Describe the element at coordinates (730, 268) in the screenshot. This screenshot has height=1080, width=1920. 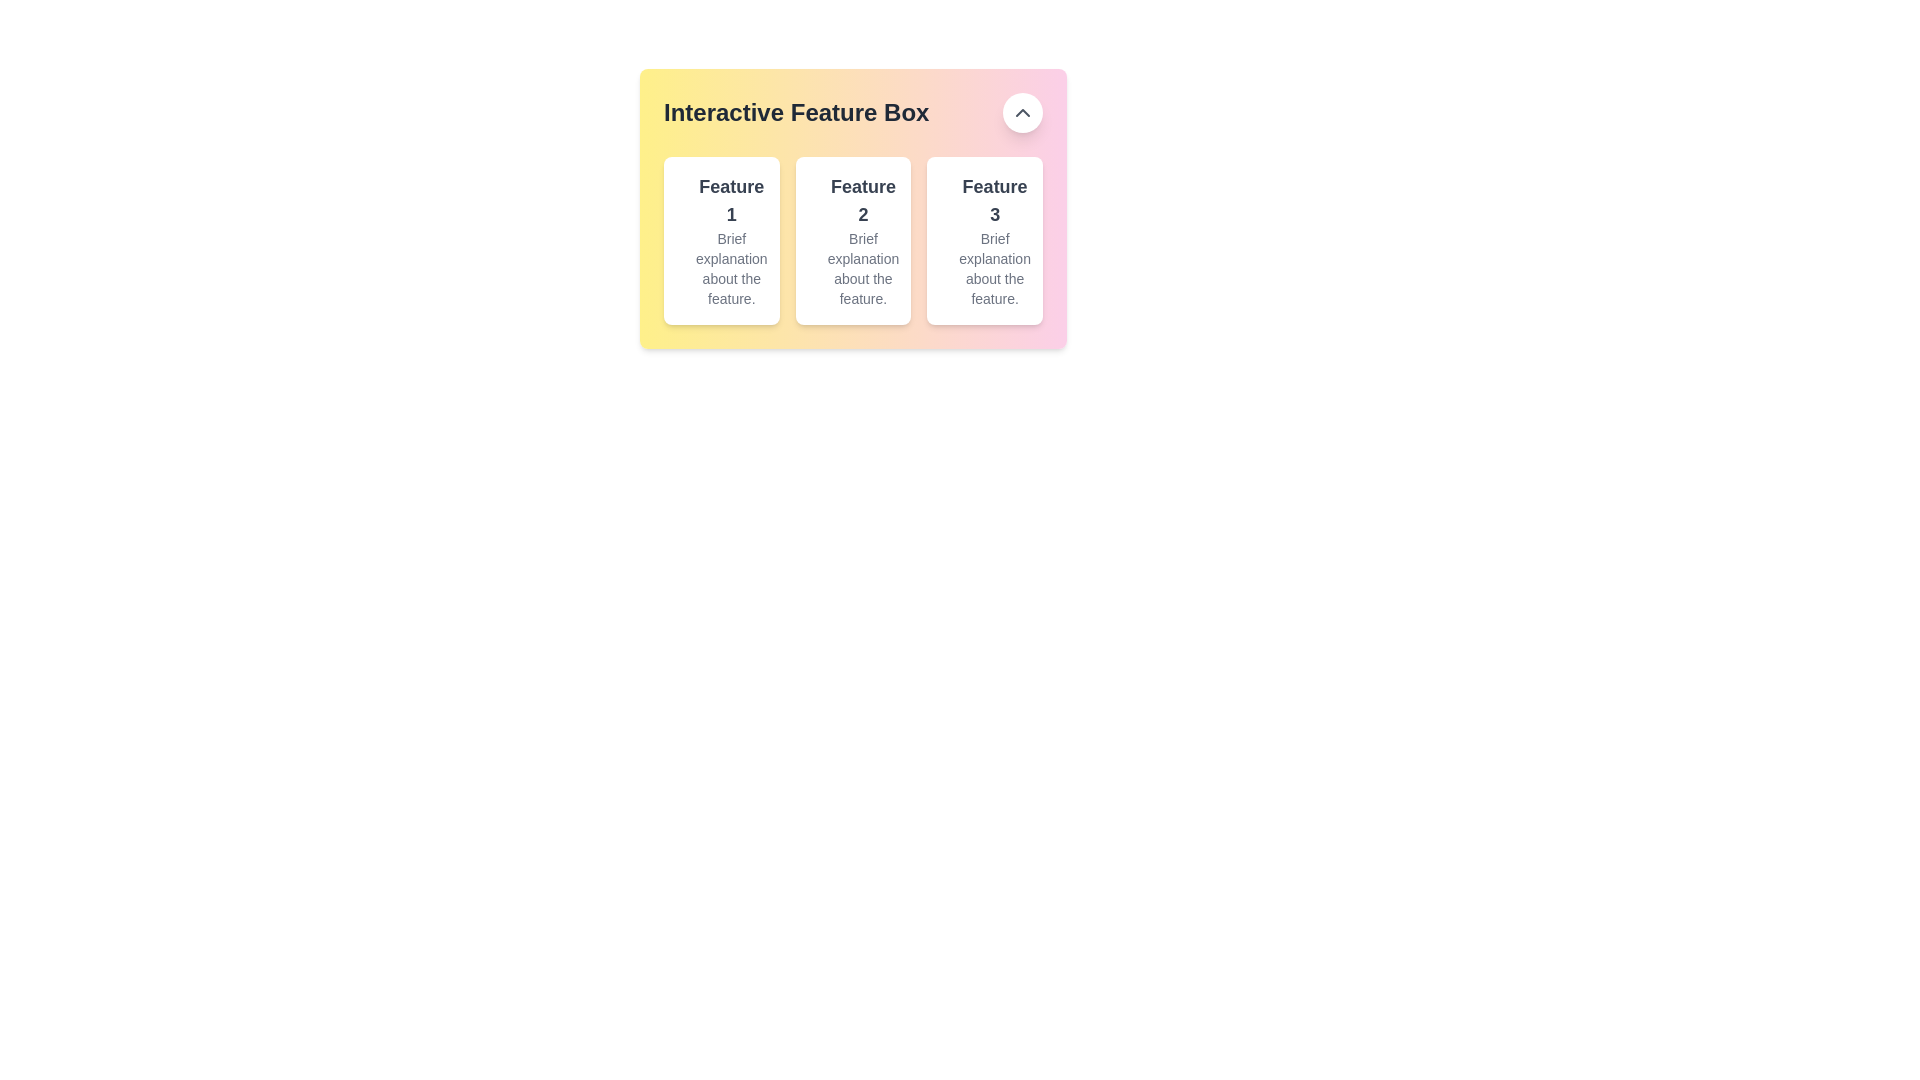
I see `description text located beneath the heading 'Feature 1' within the first rectangular card` at that location.